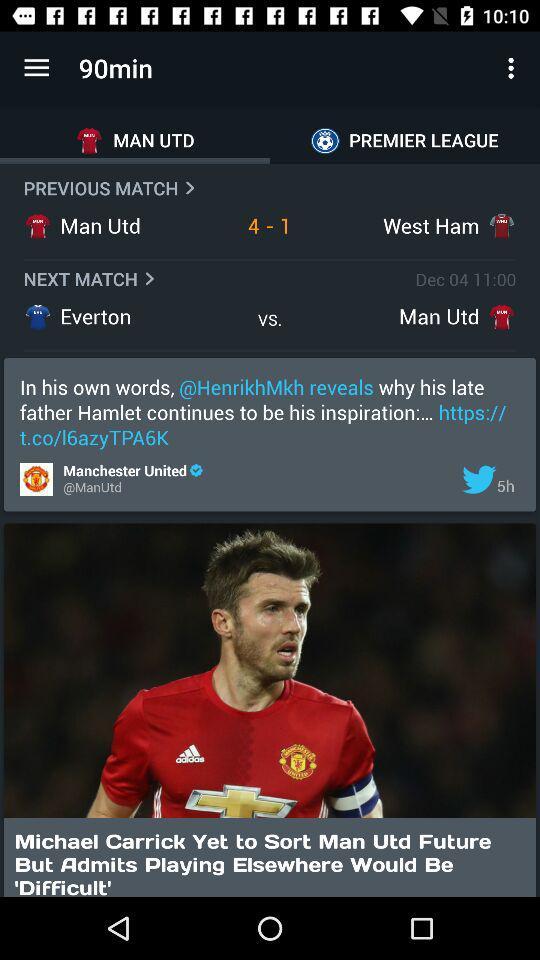 This screenshot has width=540, height=960. Describe the element at coordinates (513, 68) in the screenshot. I see `the app to the right of 90min icon` at that location.